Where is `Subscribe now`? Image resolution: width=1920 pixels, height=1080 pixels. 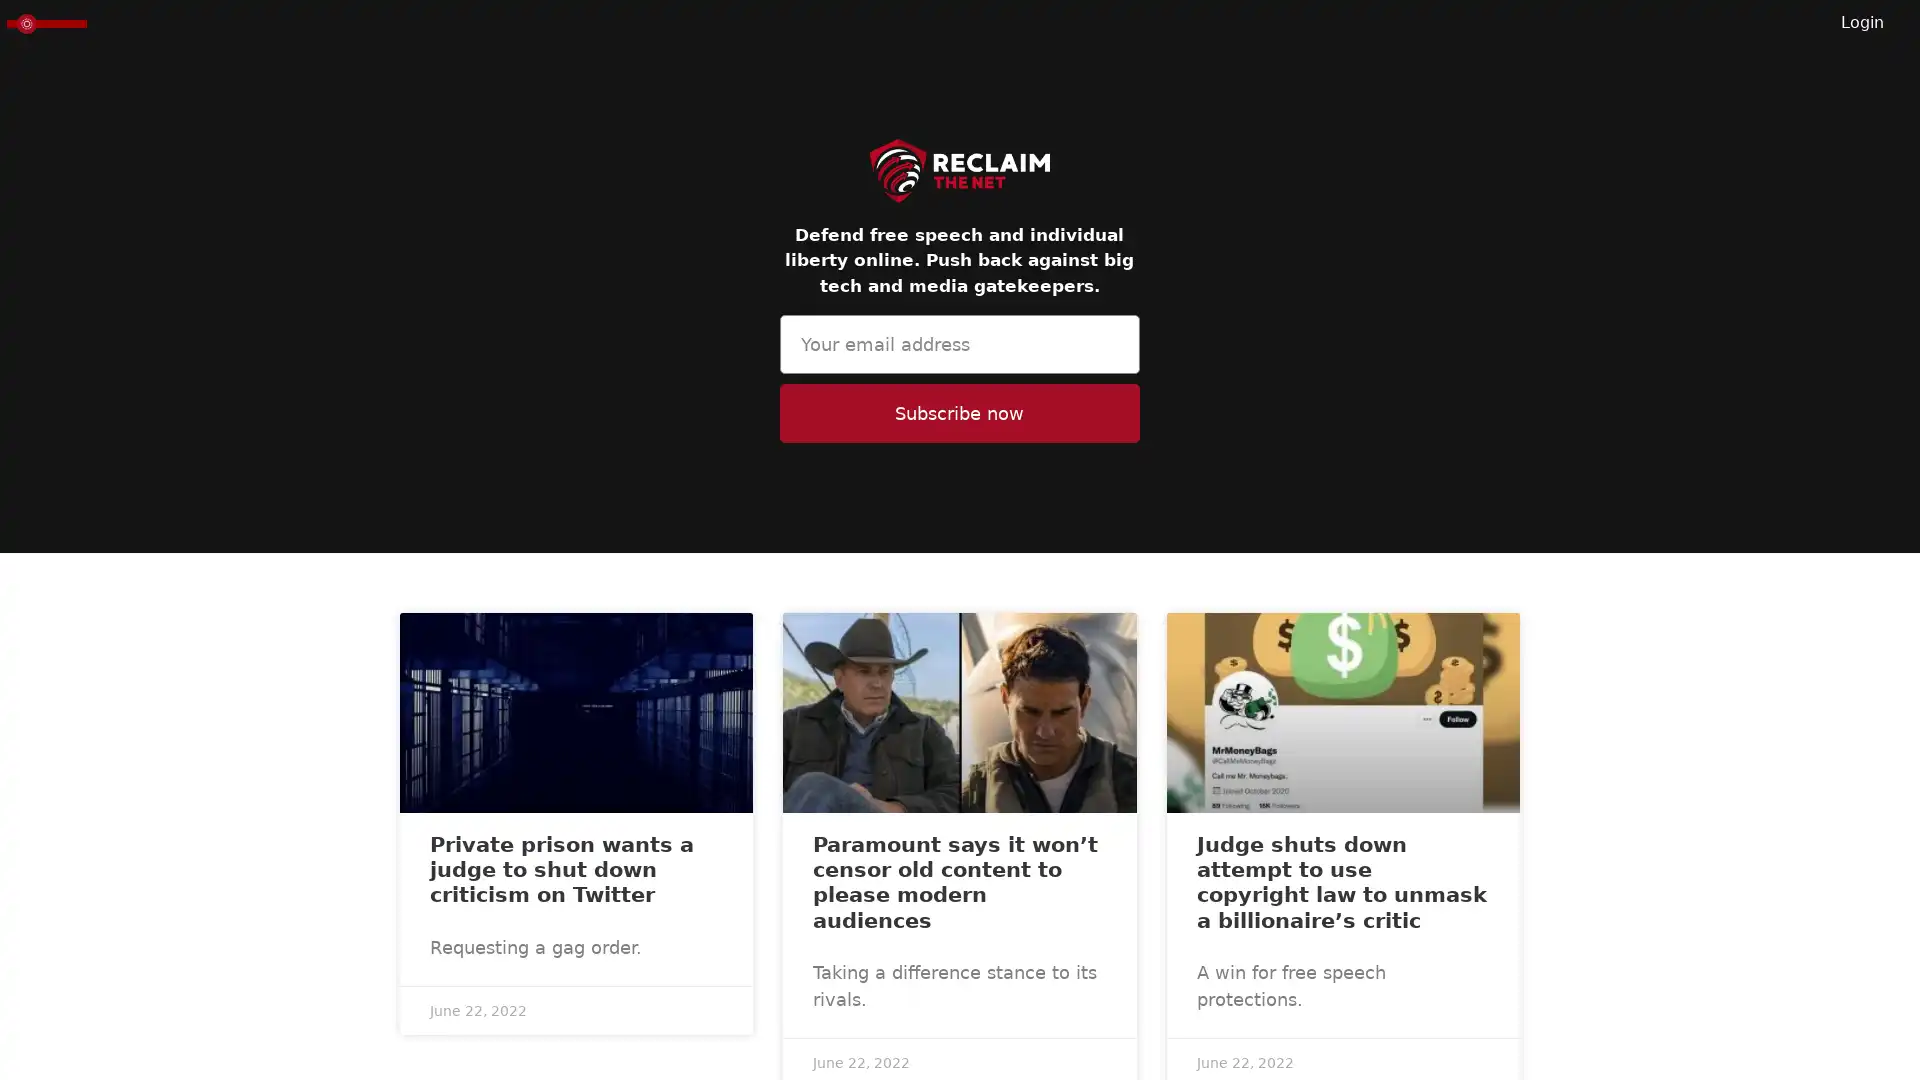
Subscribe now is located at coordinates (958, 412).